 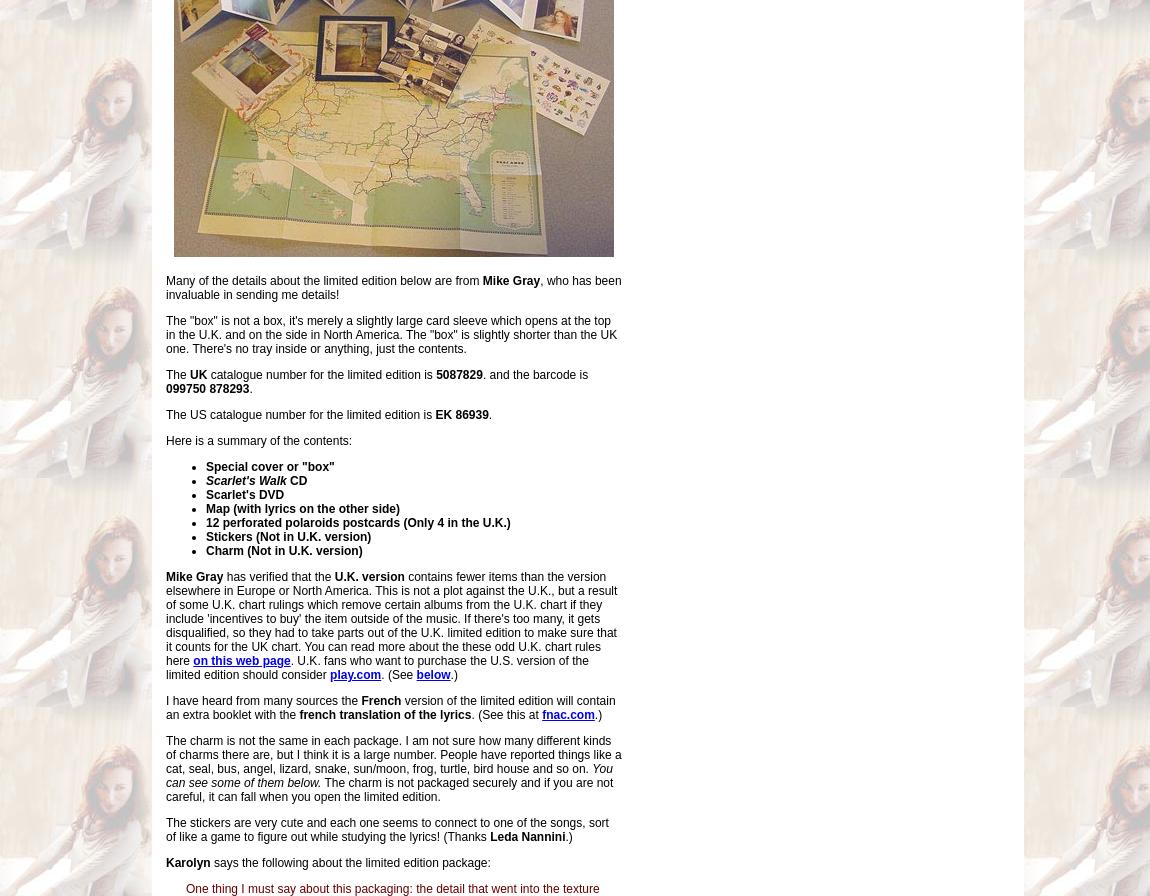 What do you see at coordinates (398, 674) in the screenshot?
I see `'.  (See'` at bounding box center [398, 674].